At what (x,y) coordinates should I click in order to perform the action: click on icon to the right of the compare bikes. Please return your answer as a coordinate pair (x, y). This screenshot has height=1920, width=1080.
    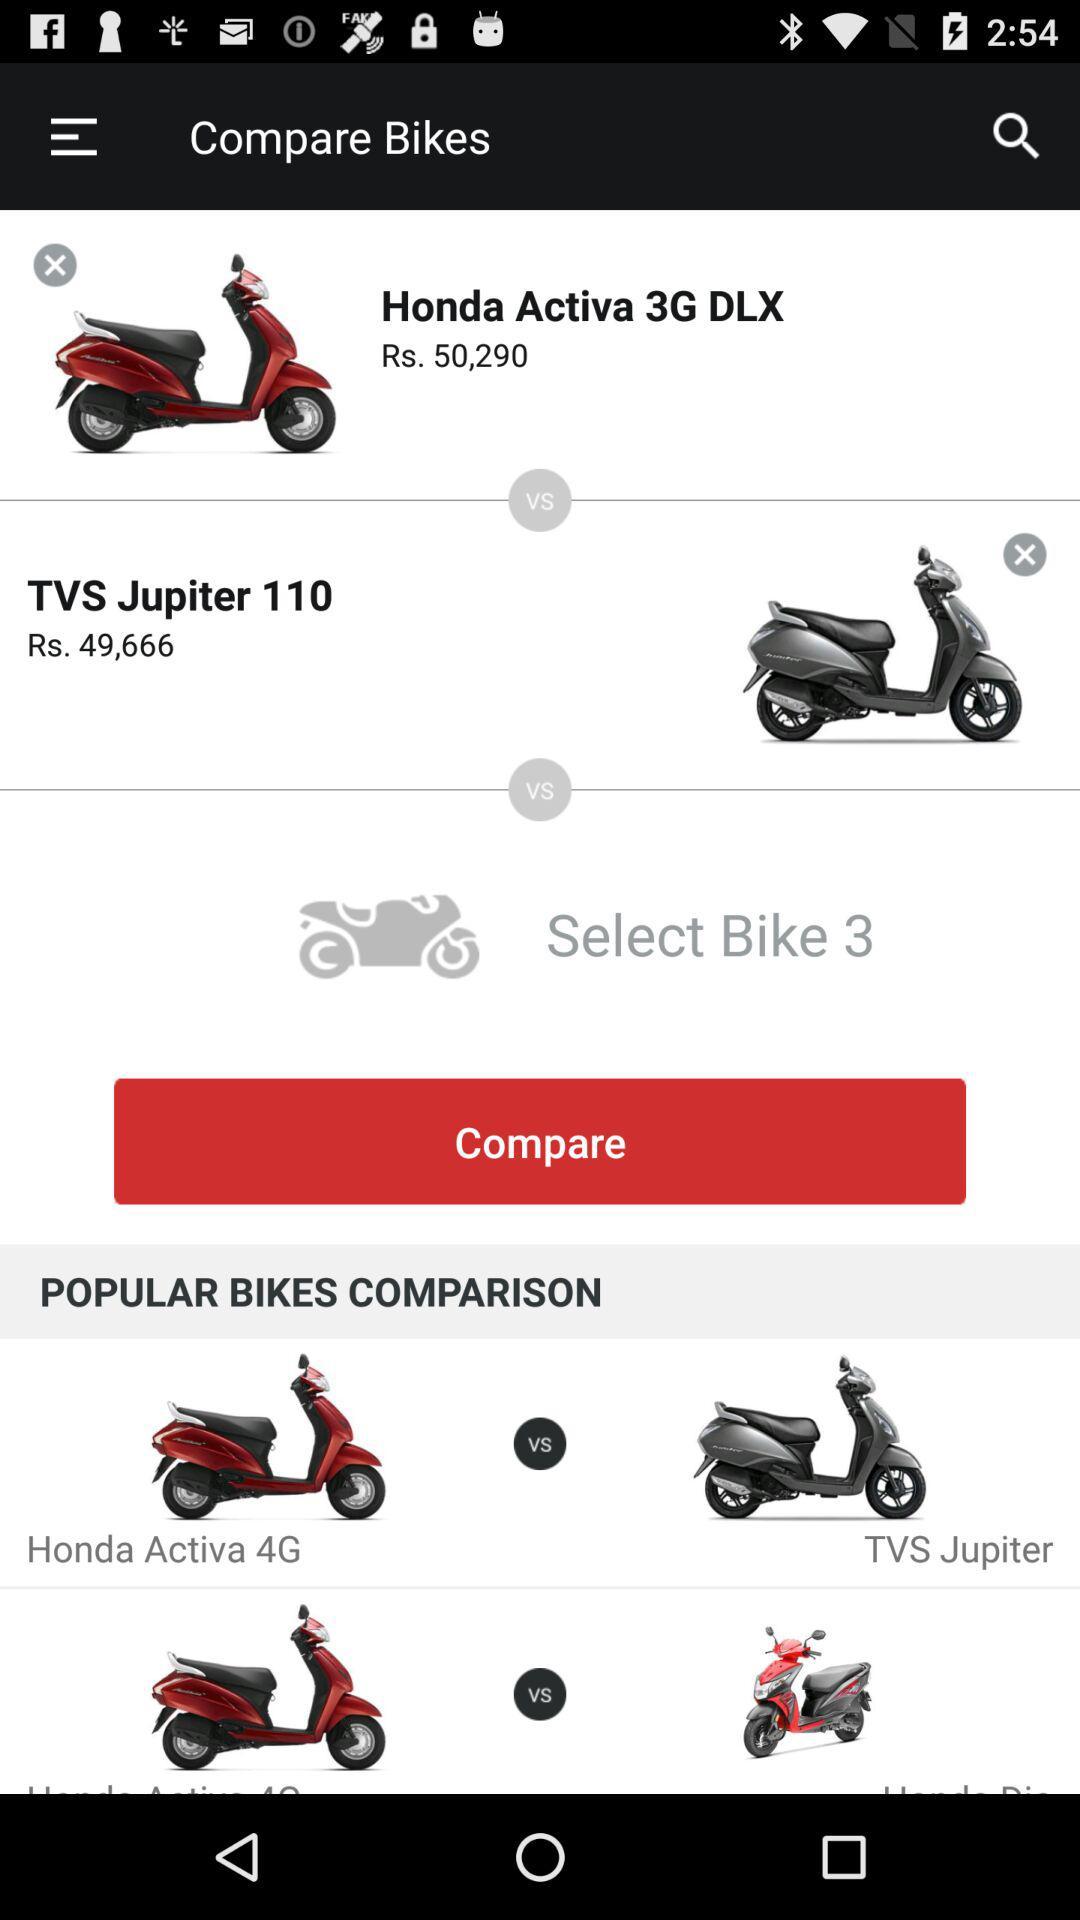
    Looking at the image, I should click on (1017, 135).